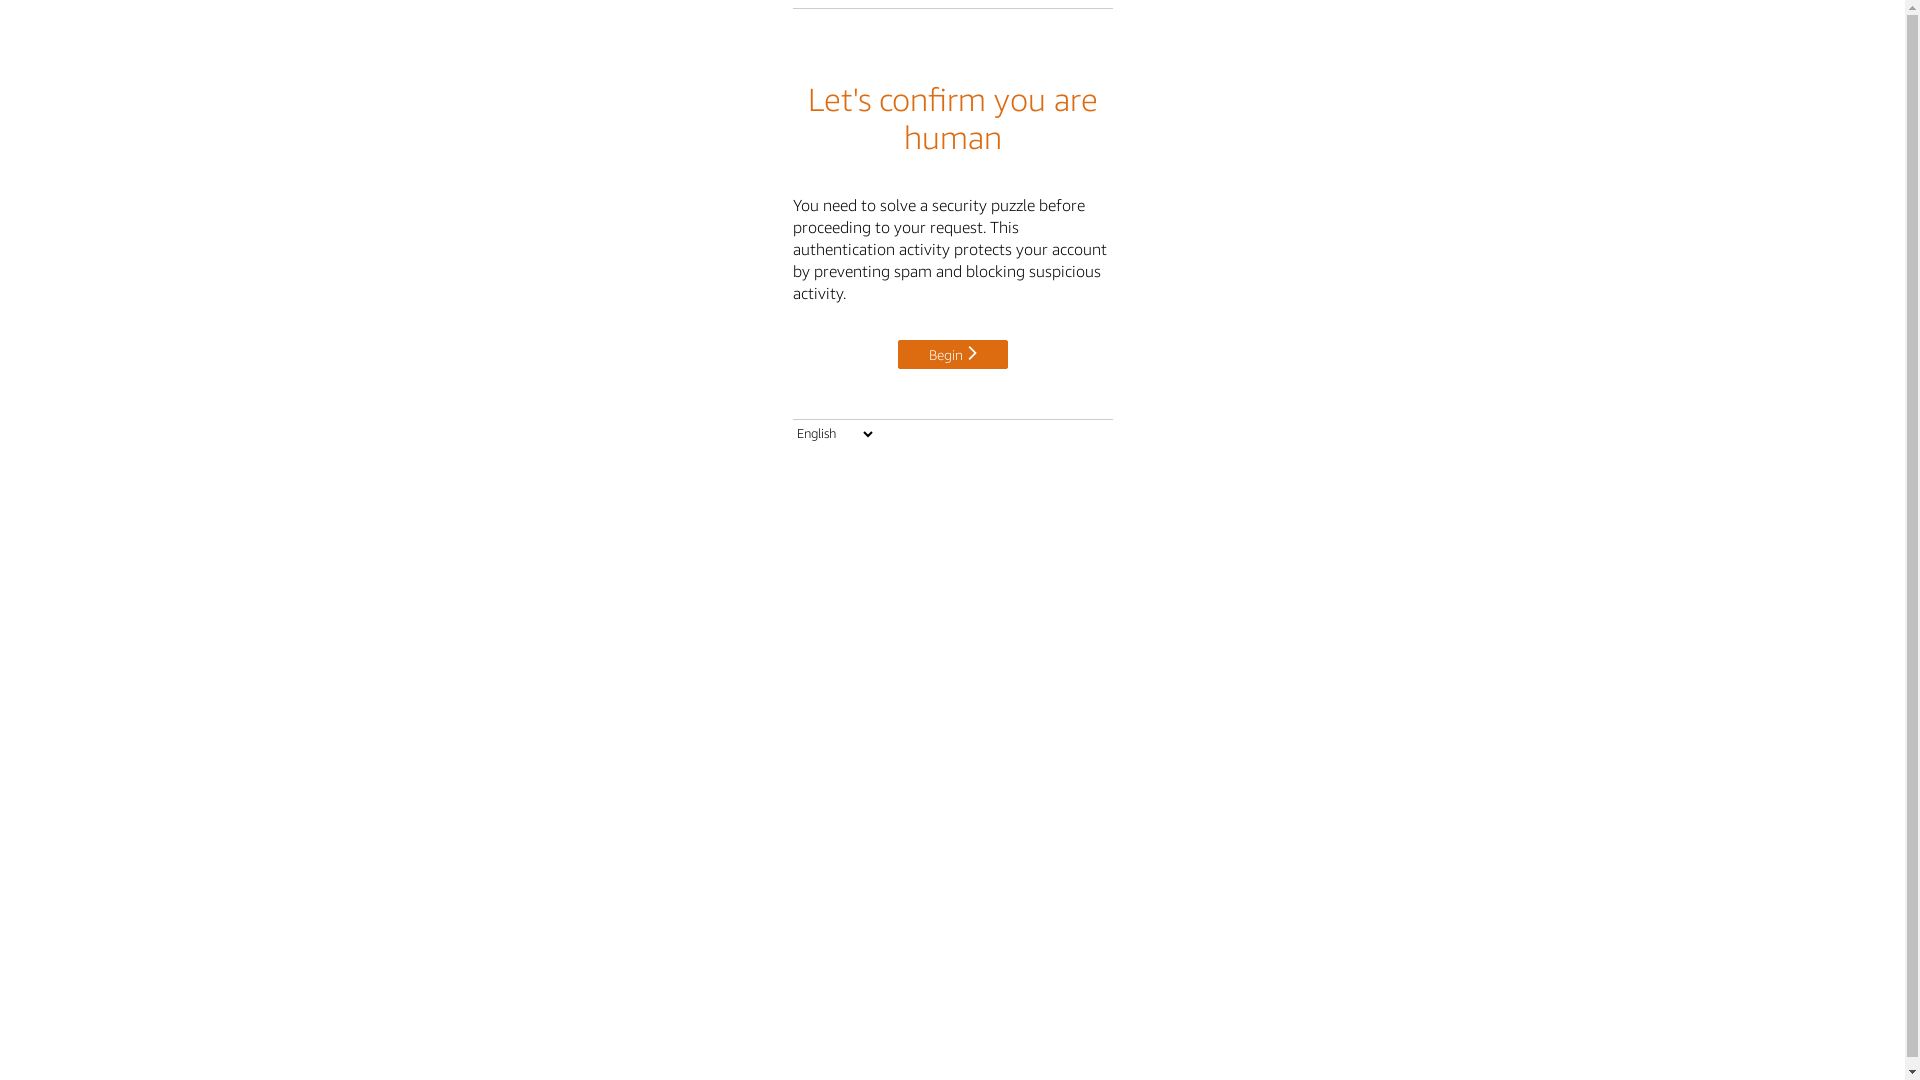  What do you see at coordinates (896, 353) in the screenshot?
I see `'Begin'` at bounding box center [896, 353].